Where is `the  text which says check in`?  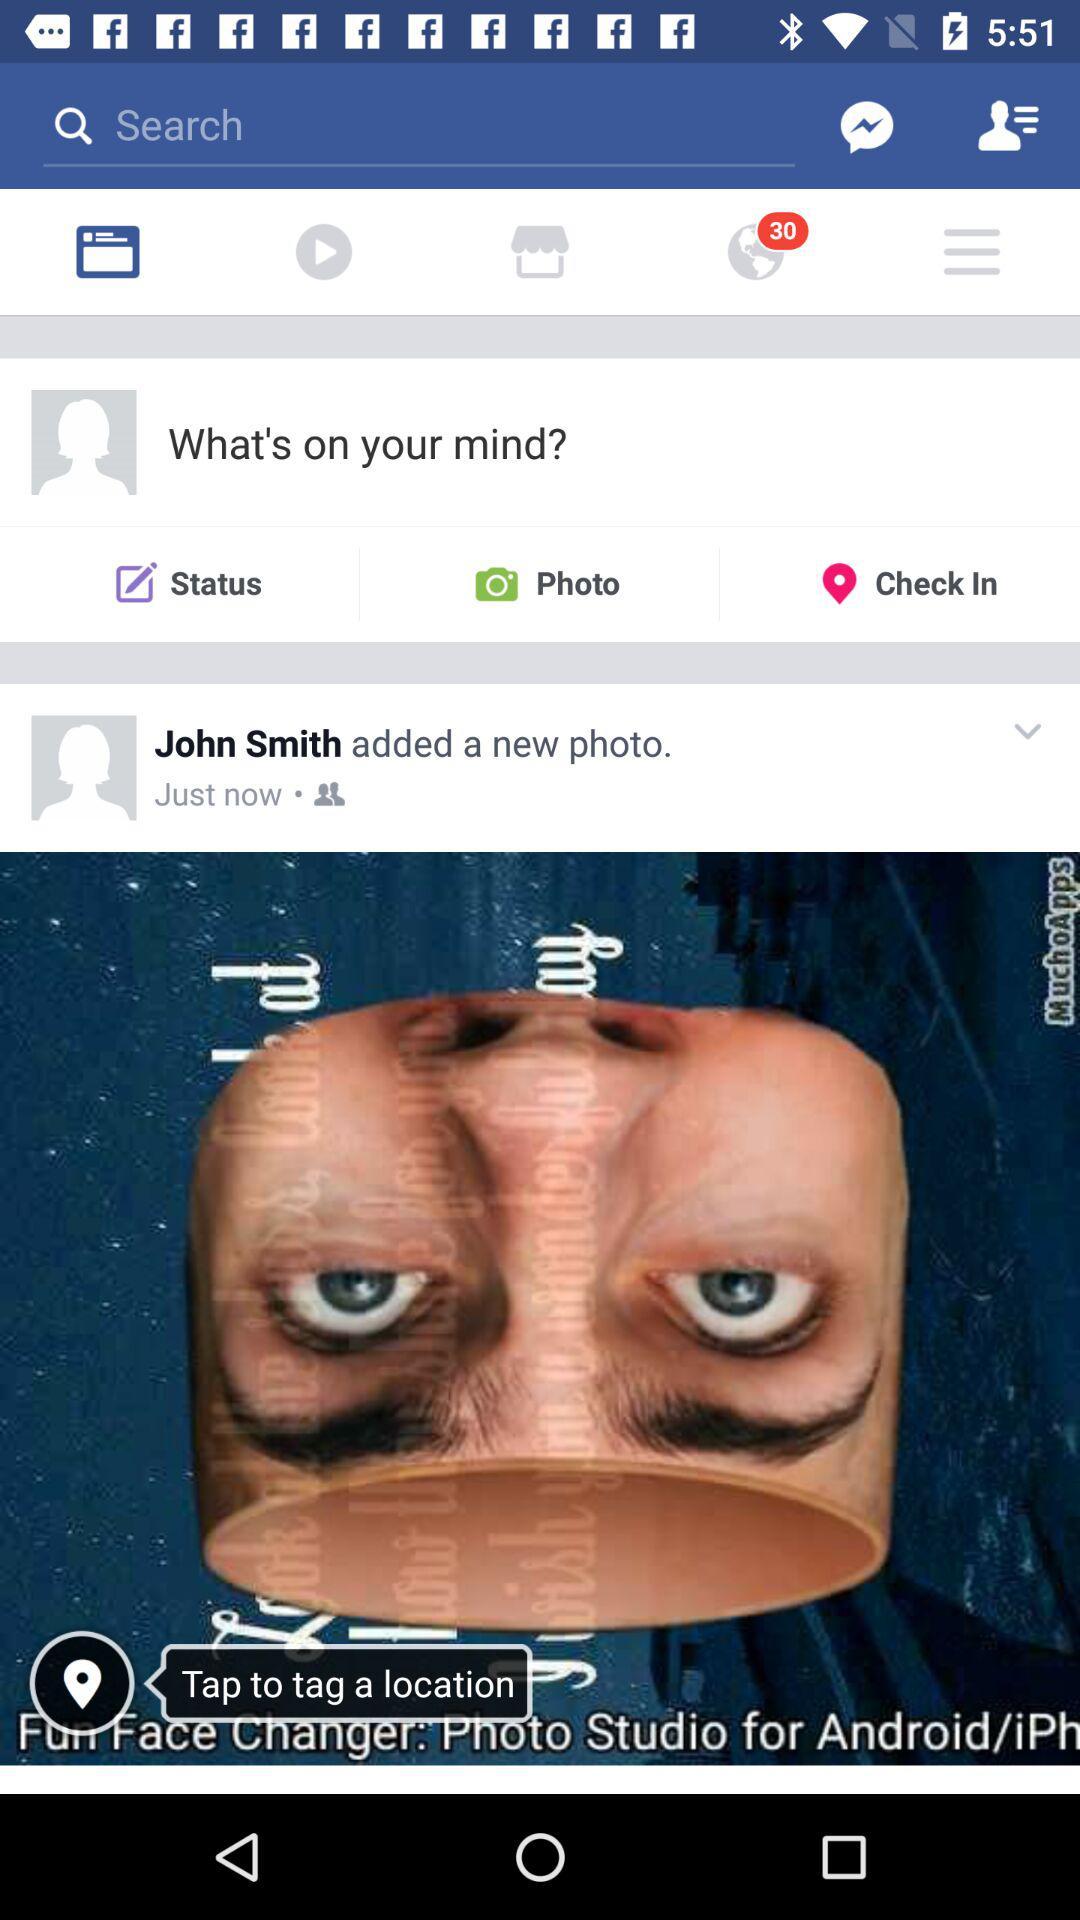 the  text which says check in is located at coordinates (898, 583).